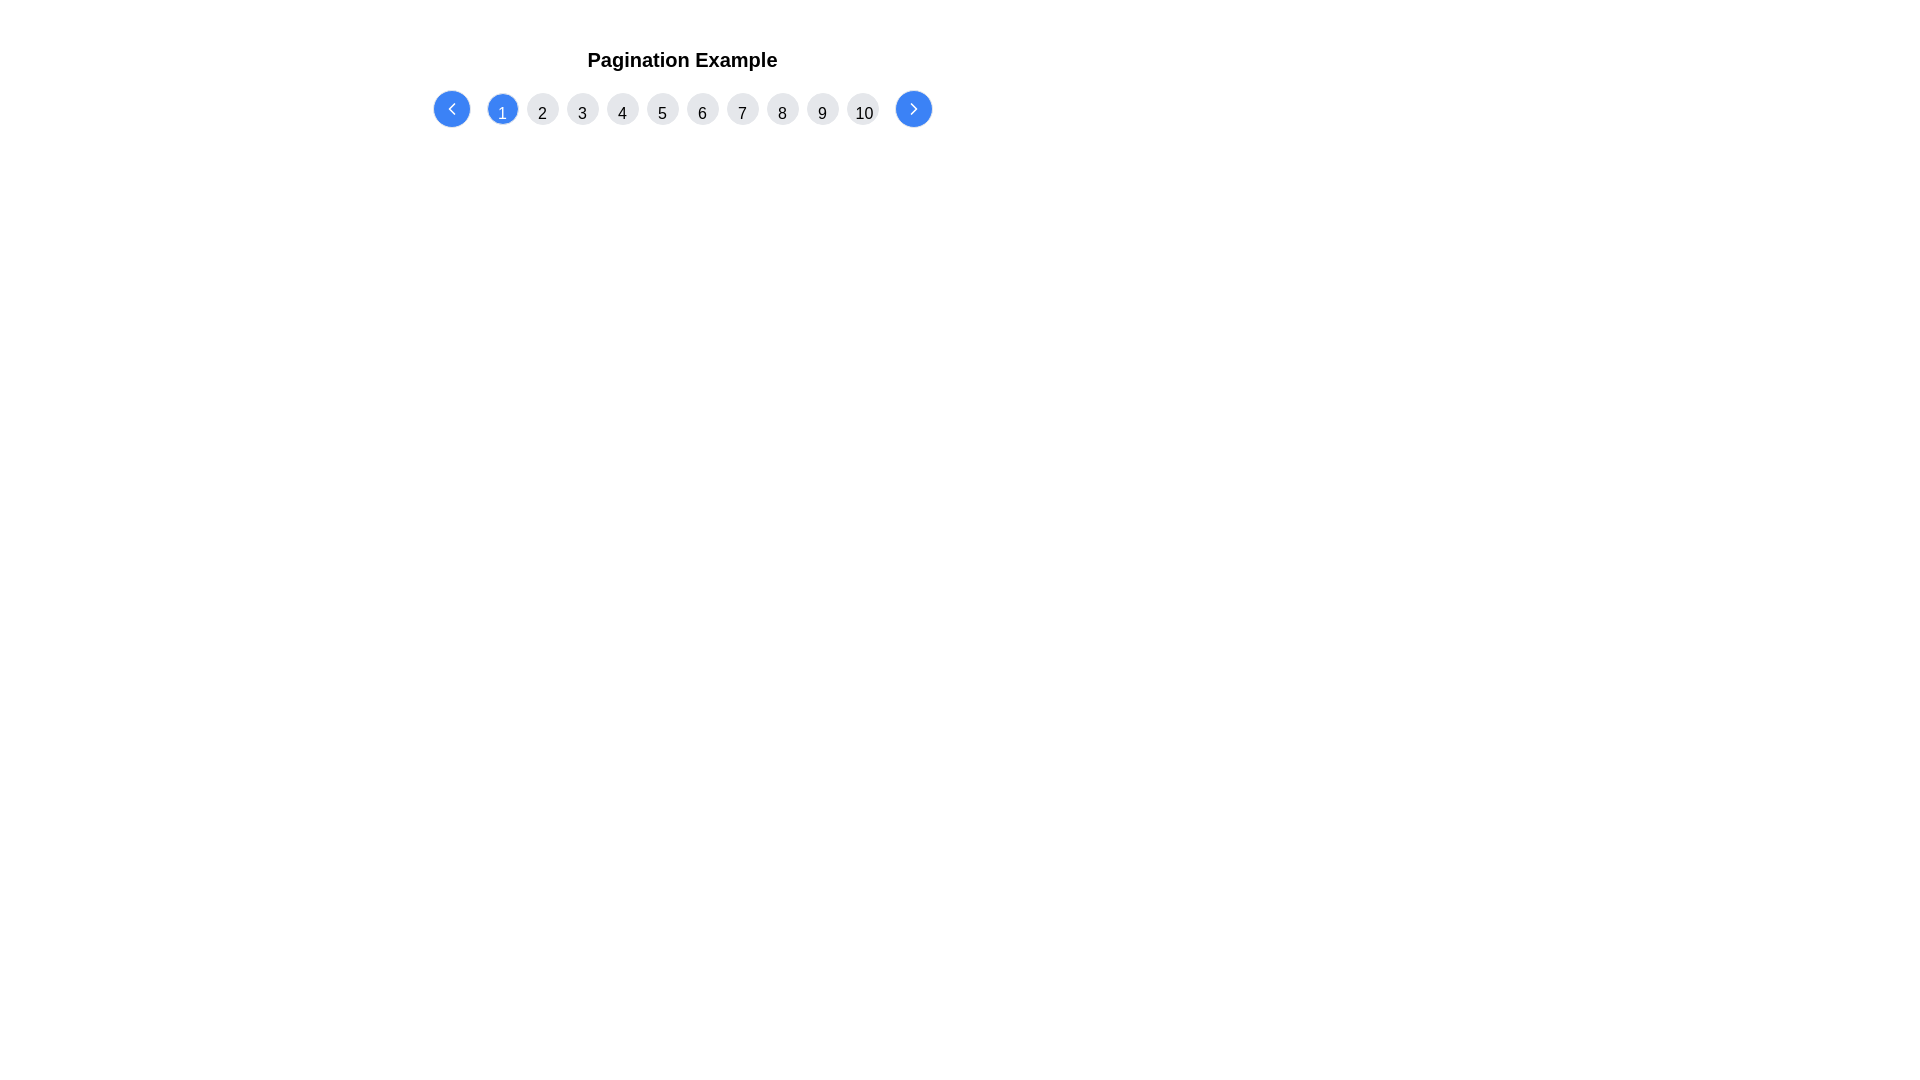  I want to click on the navigation button with an icon to move to the previous page in the pagination control, which is located to the left of the circular button labeled '1', so click(450, 108).